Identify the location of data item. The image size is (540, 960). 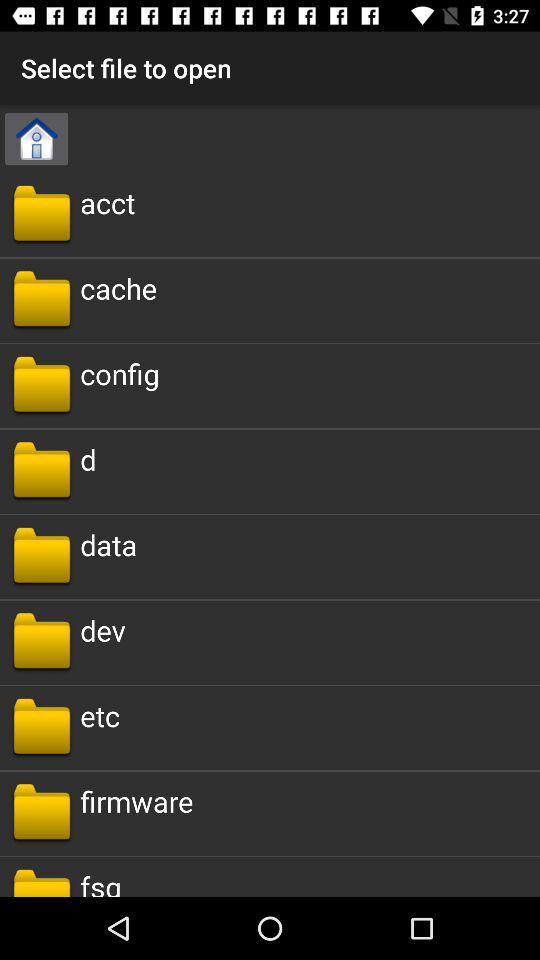
(108, 544).